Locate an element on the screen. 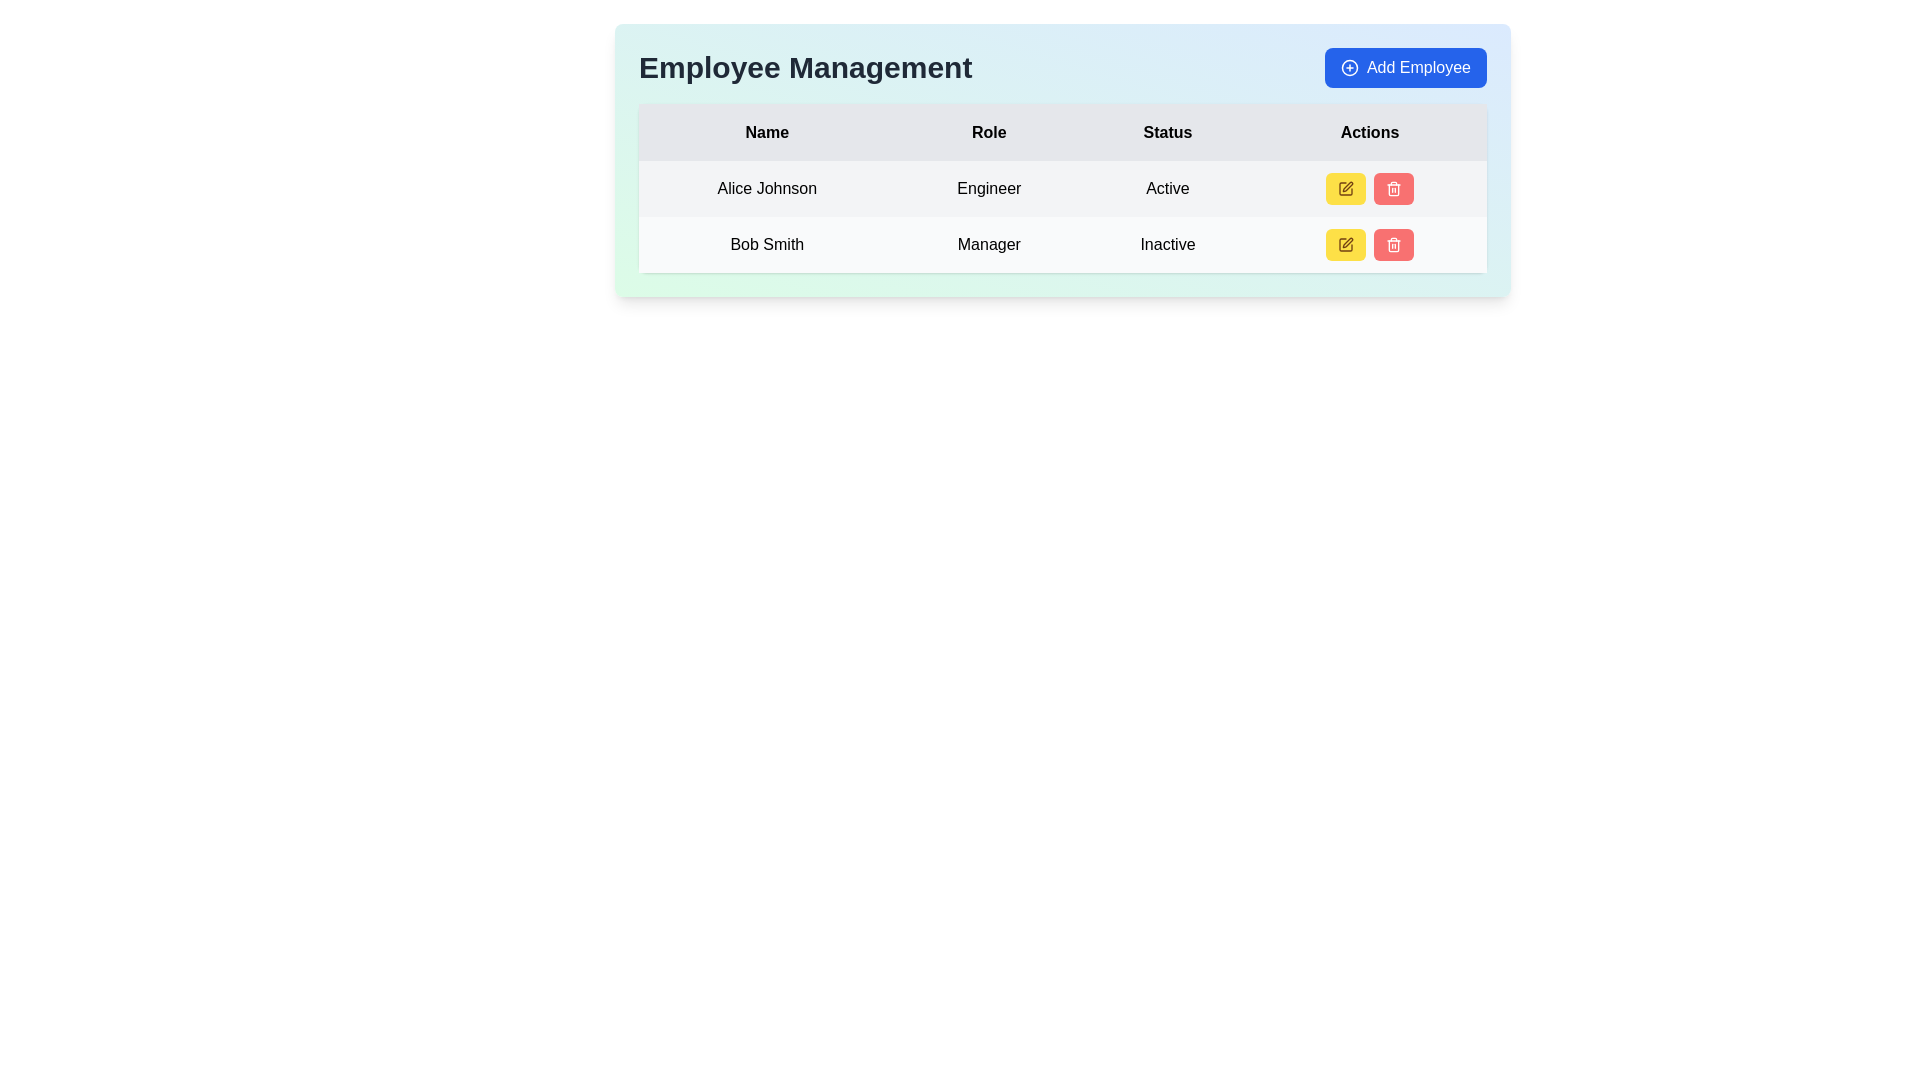  the square pen icon within the yellow button in the Actions column of the second row of the table to initiate the button action is located at coordinates (1345, 189).